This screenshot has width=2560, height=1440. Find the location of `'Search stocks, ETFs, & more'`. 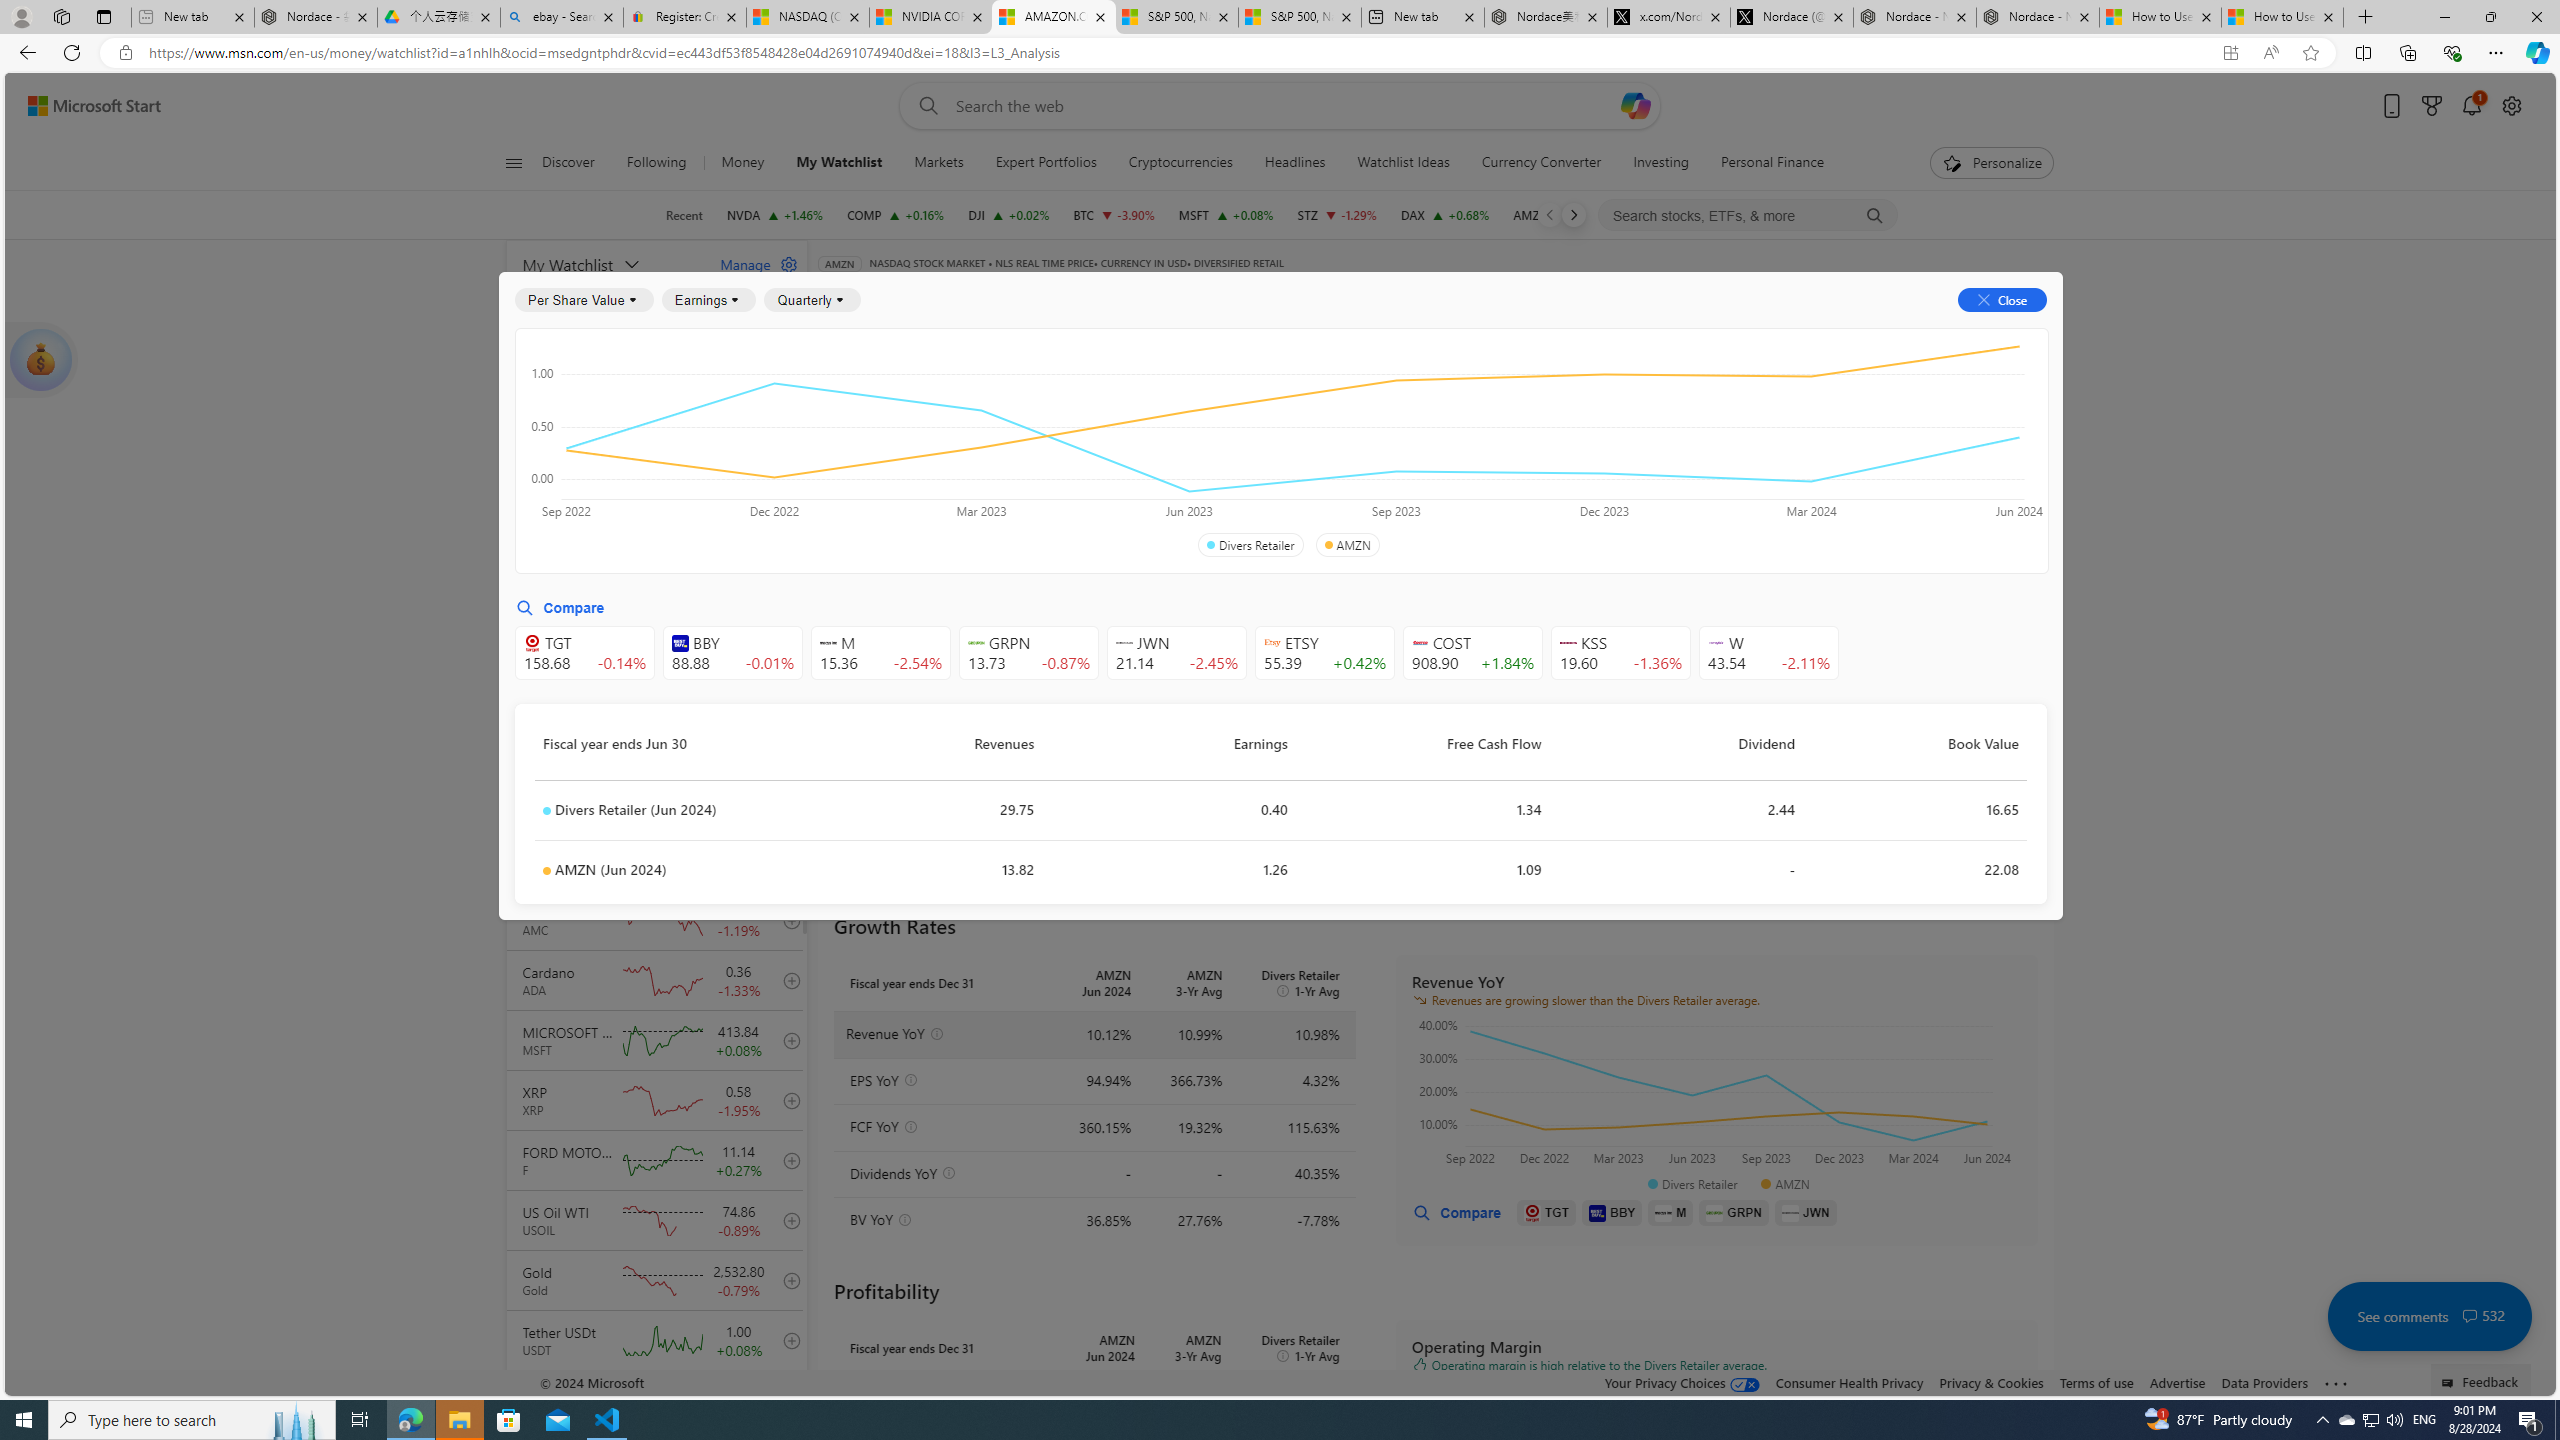

'Search stocks, ETFs, & more' is located at coordinates (1748, 215).